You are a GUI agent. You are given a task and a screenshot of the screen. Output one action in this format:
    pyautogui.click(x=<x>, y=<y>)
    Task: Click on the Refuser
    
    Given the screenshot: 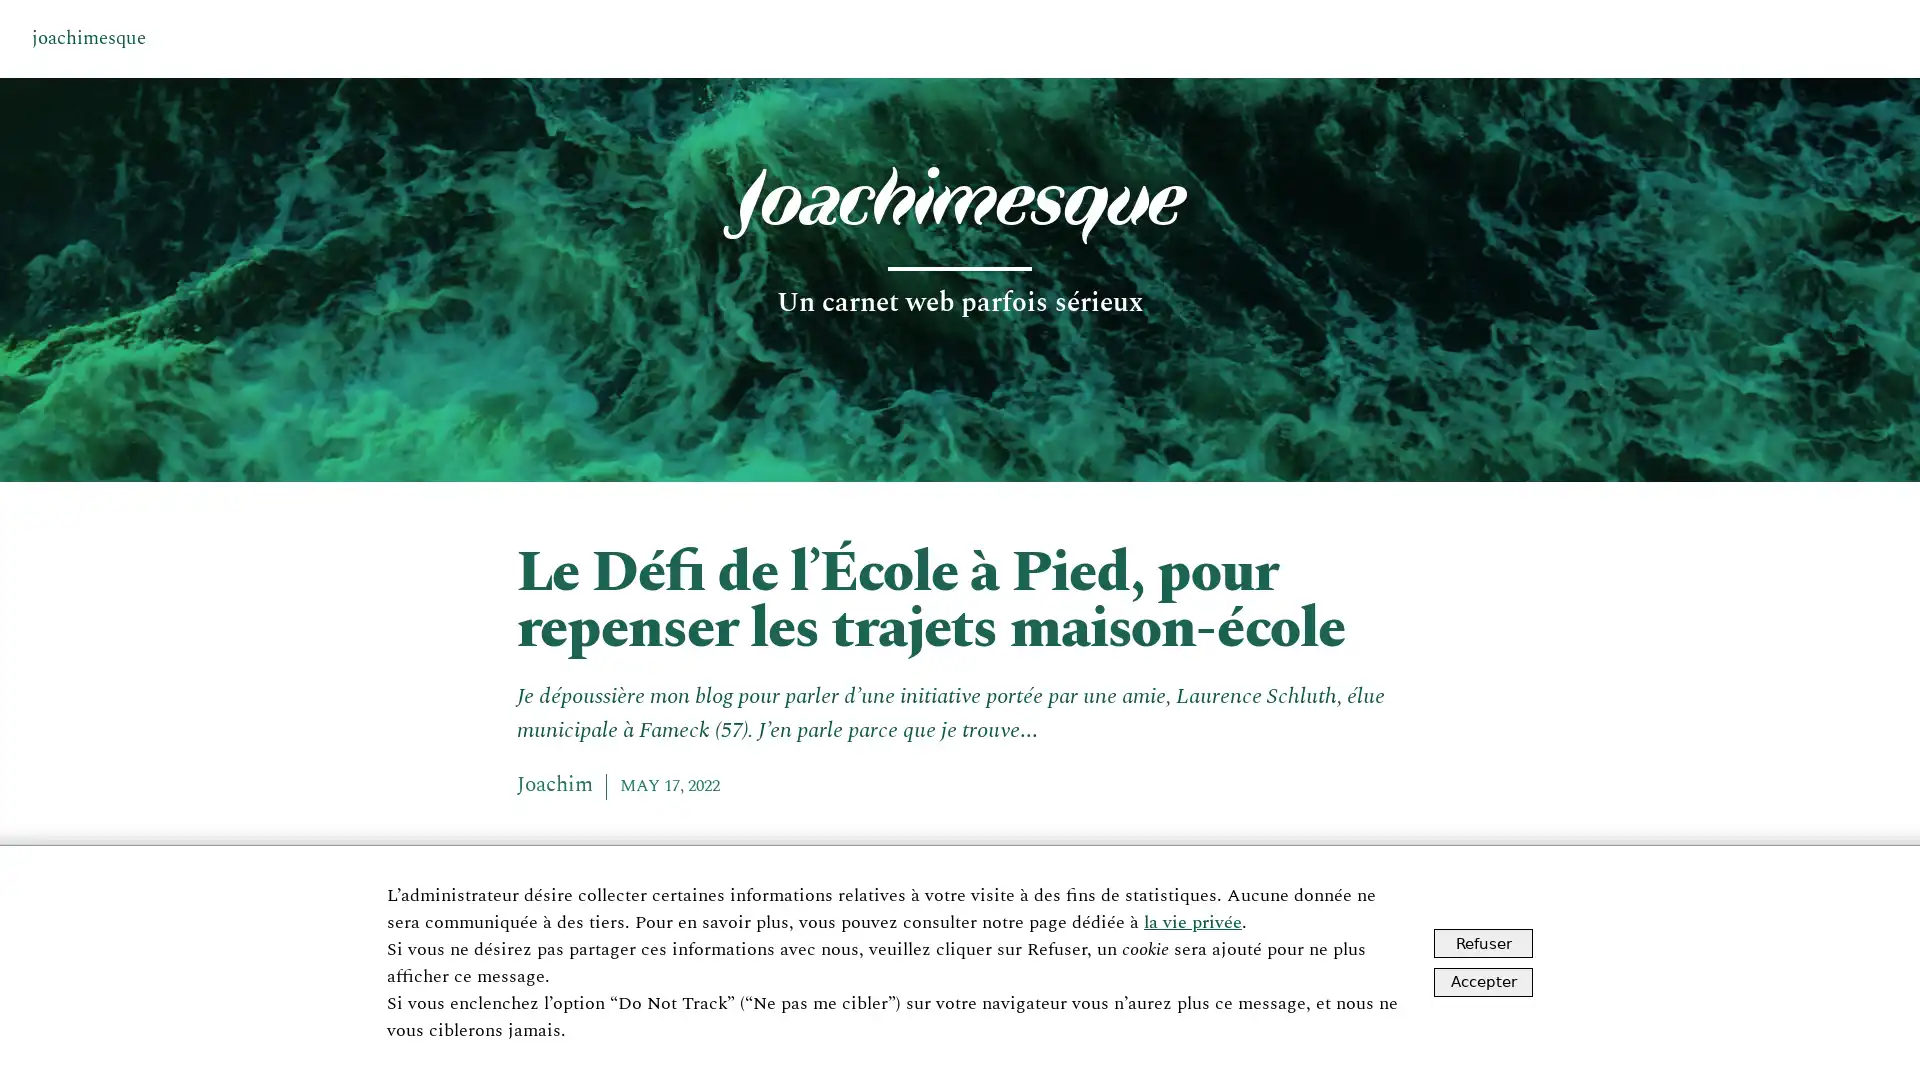 What is the action you would take?
    pyautogui.click(x=1483, y=943)
    